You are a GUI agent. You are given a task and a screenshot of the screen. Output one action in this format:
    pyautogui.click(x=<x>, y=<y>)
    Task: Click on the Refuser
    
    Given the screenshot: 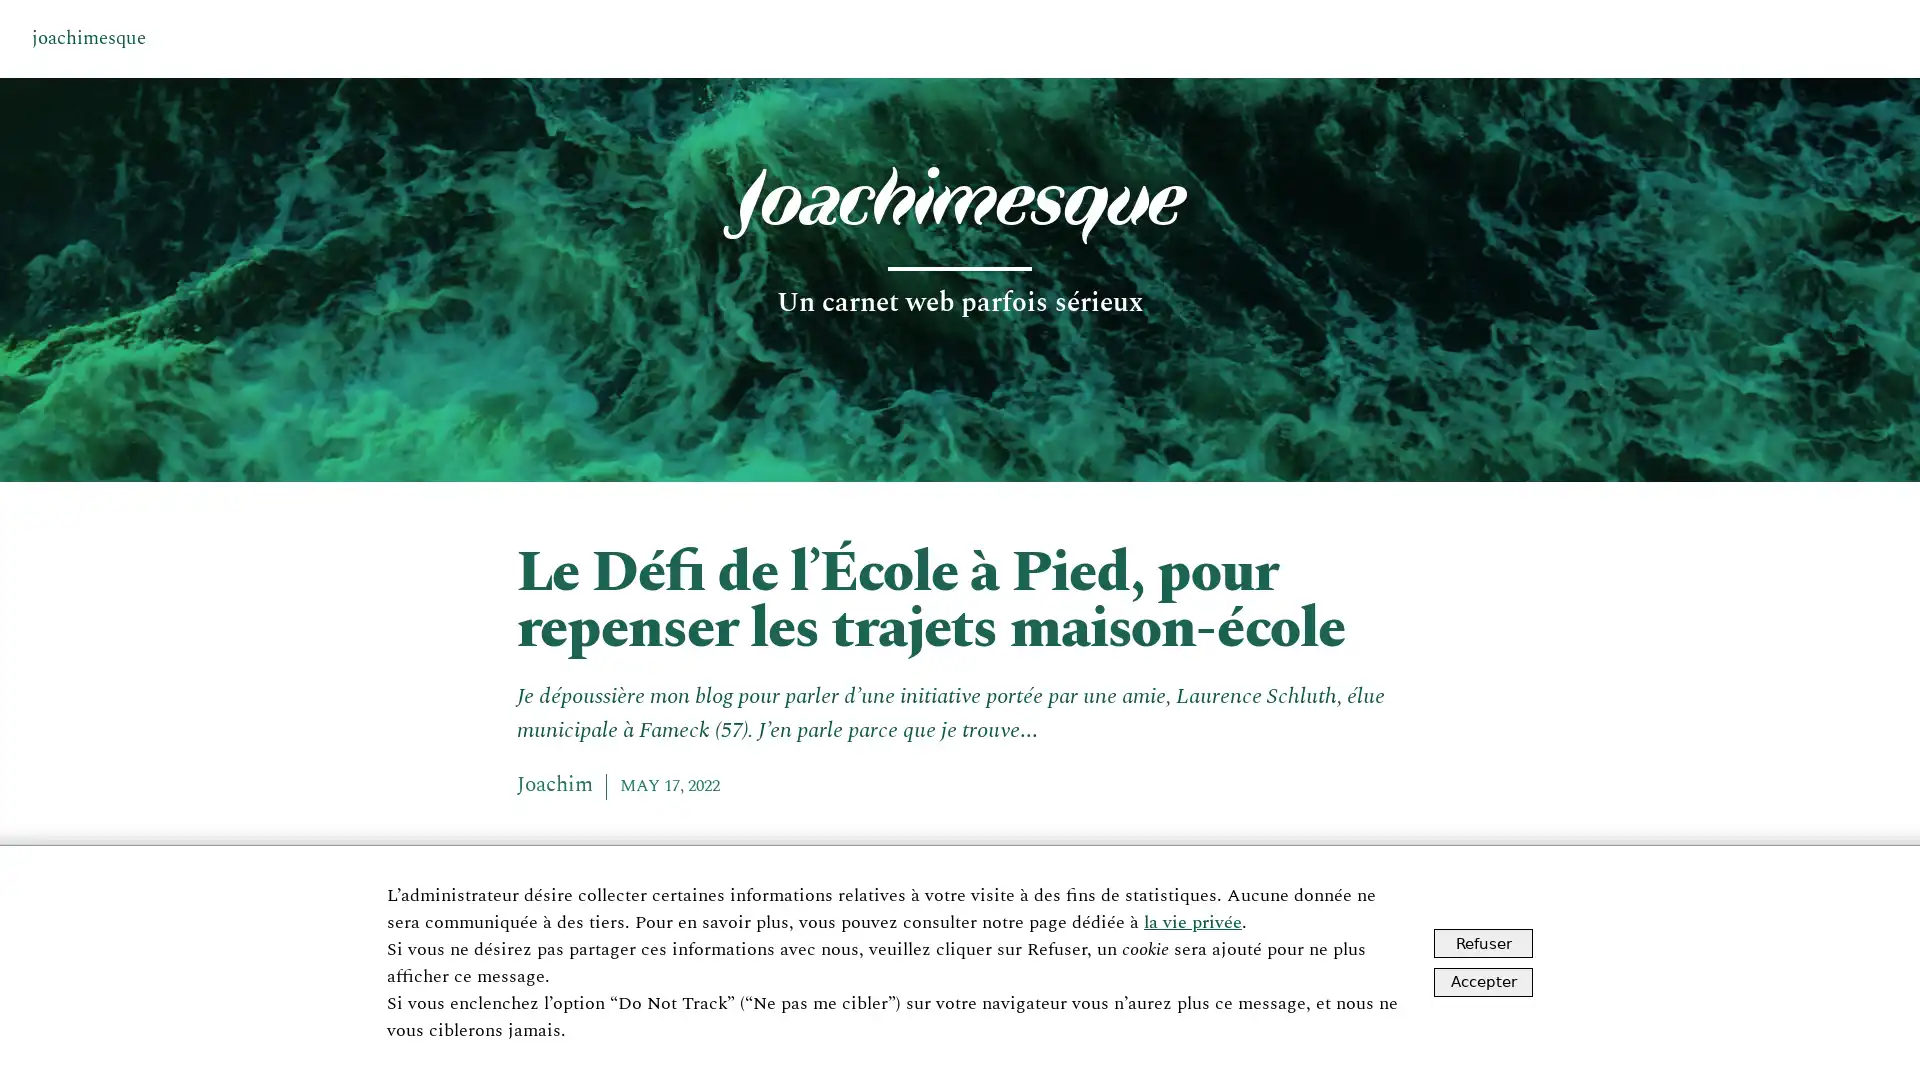 What is the action you would take?
    pyautogui.click(x=1483, y=943)
    